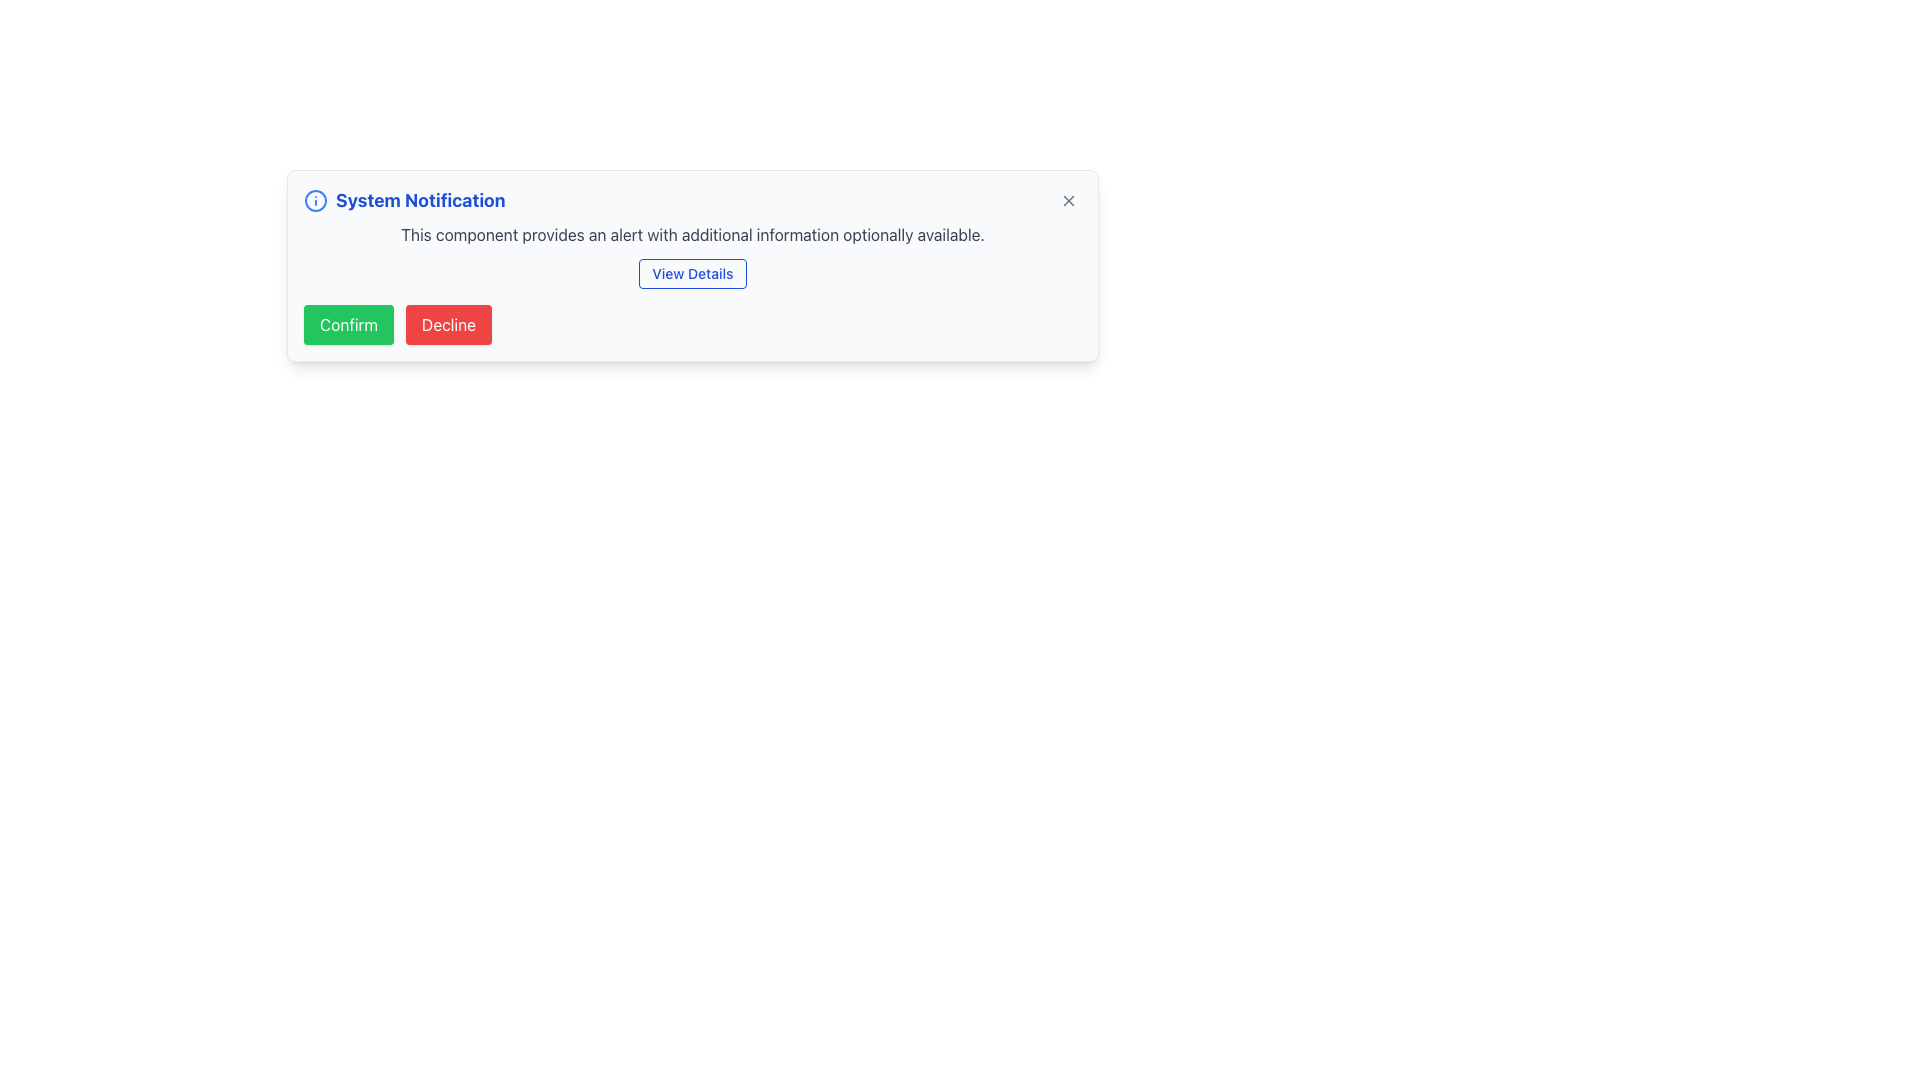 Image resolution: width=1920 pixels, height=1080 pixels. What do you see at coordinates (692, 273) in the screenshot?
I see `the 'View Details' button with a blue border and blue font, located beneath the alert text and above the 'Confirm' and 'Decline' buttons` at bounding box center [692, 273].